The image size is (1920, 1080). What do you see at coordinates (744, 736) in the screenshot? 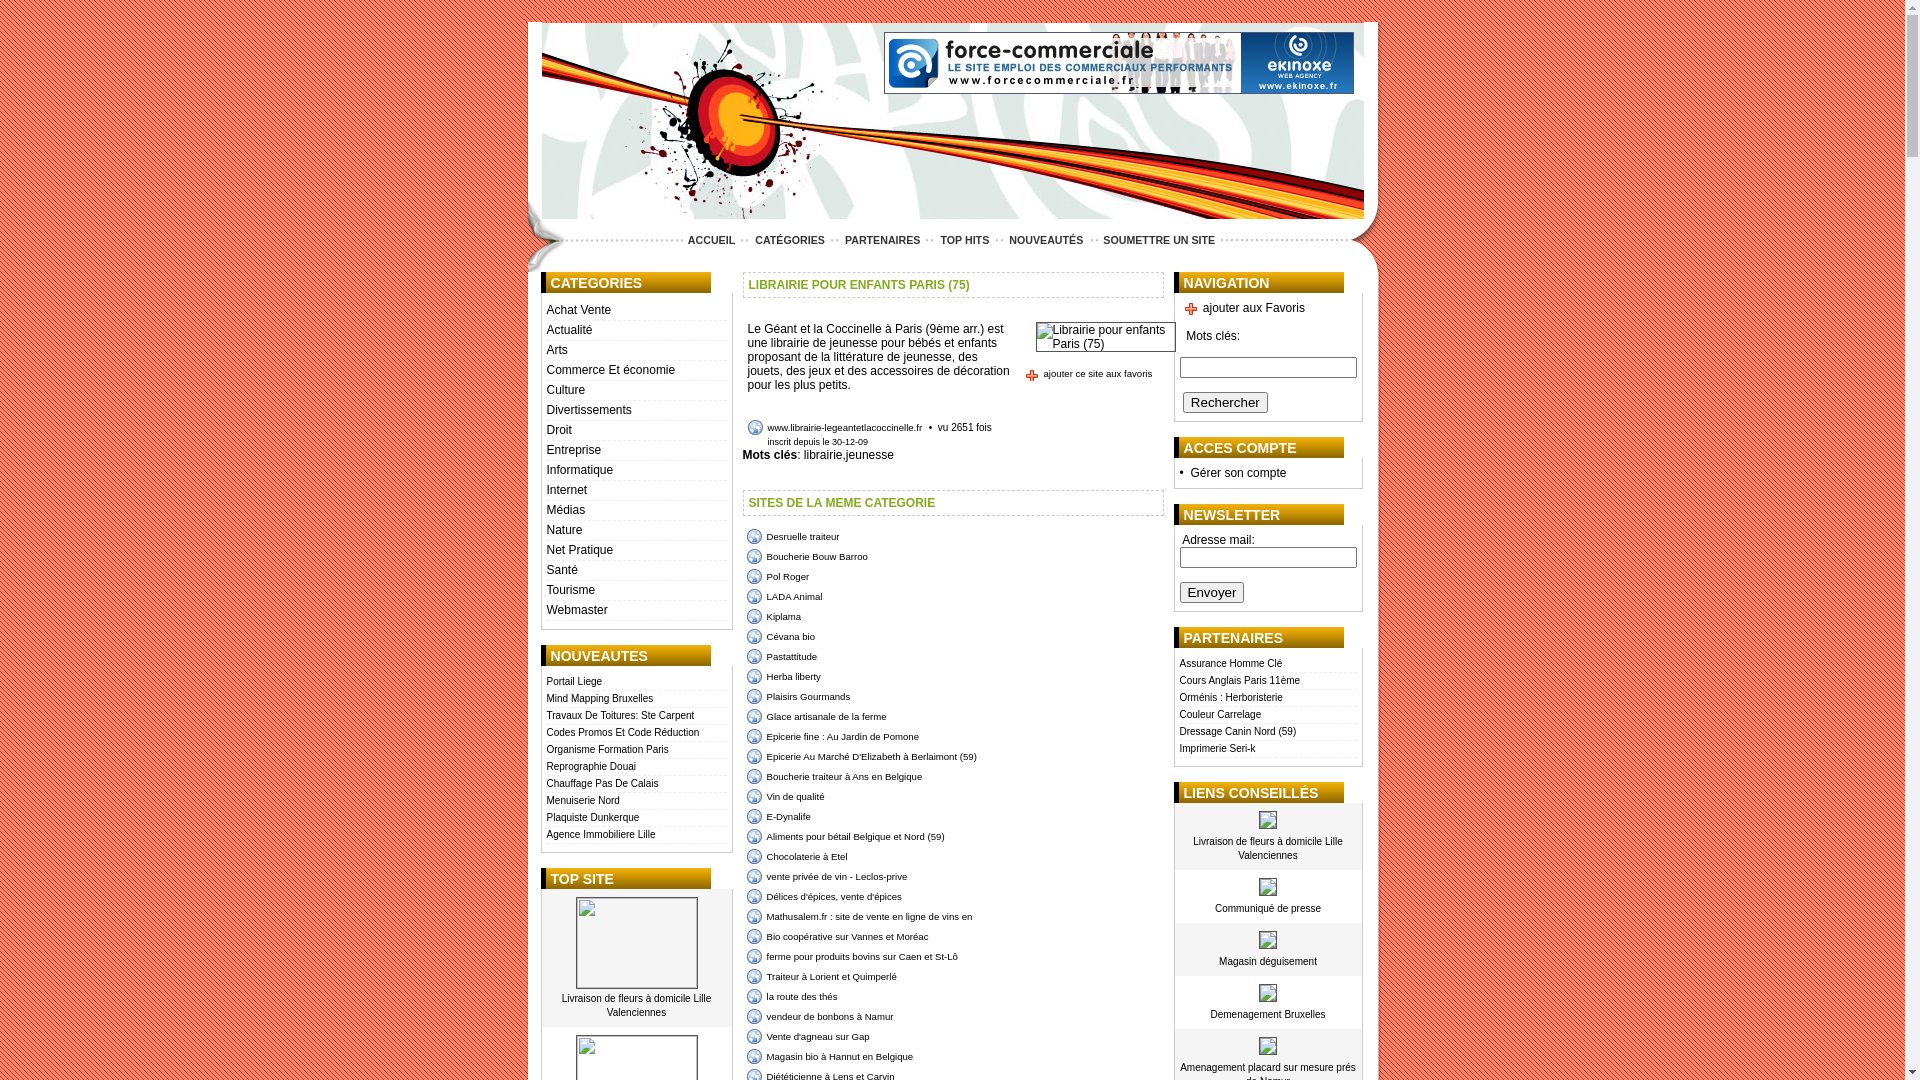
I see `'Epicerie fine : Au Jardin de Pomone'` at bounding box center [744, 736].